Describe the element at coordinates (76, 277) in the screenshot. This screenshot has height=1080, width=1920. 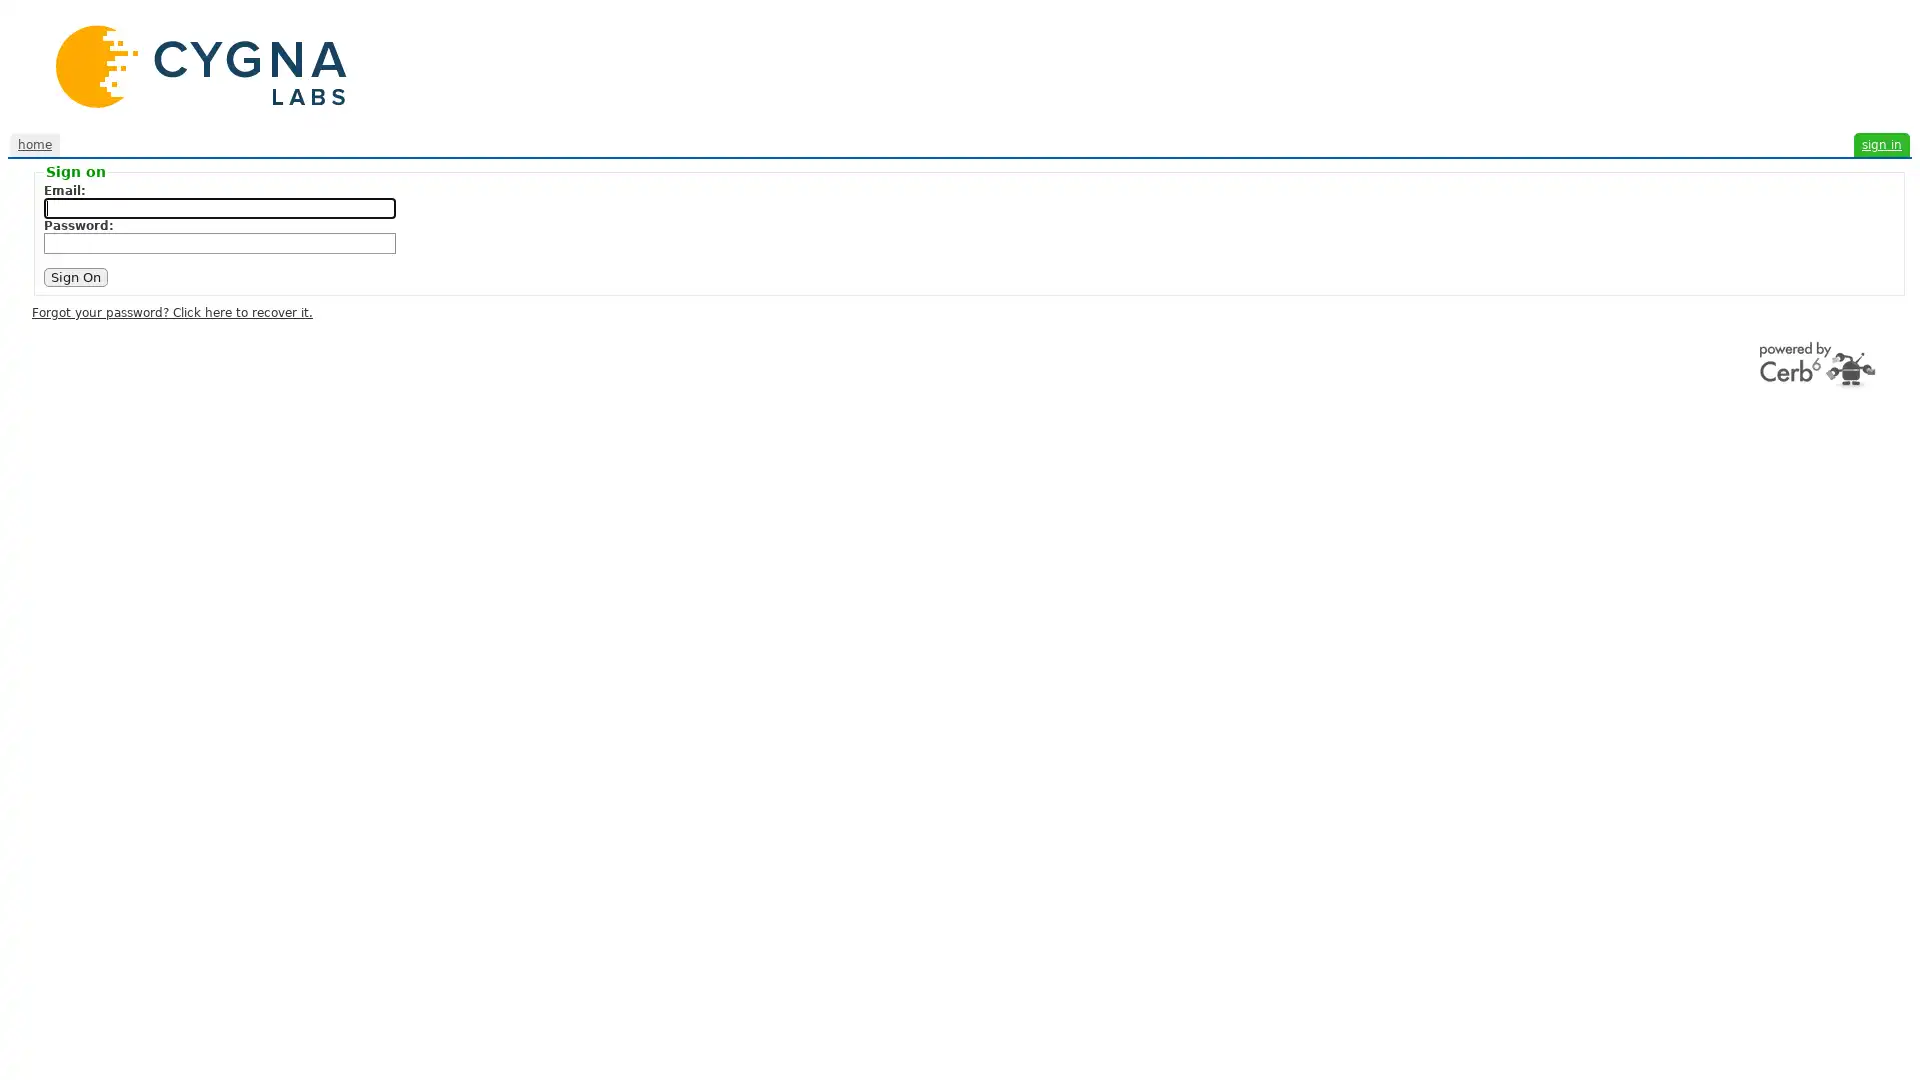
I see `Sign On` at that location.